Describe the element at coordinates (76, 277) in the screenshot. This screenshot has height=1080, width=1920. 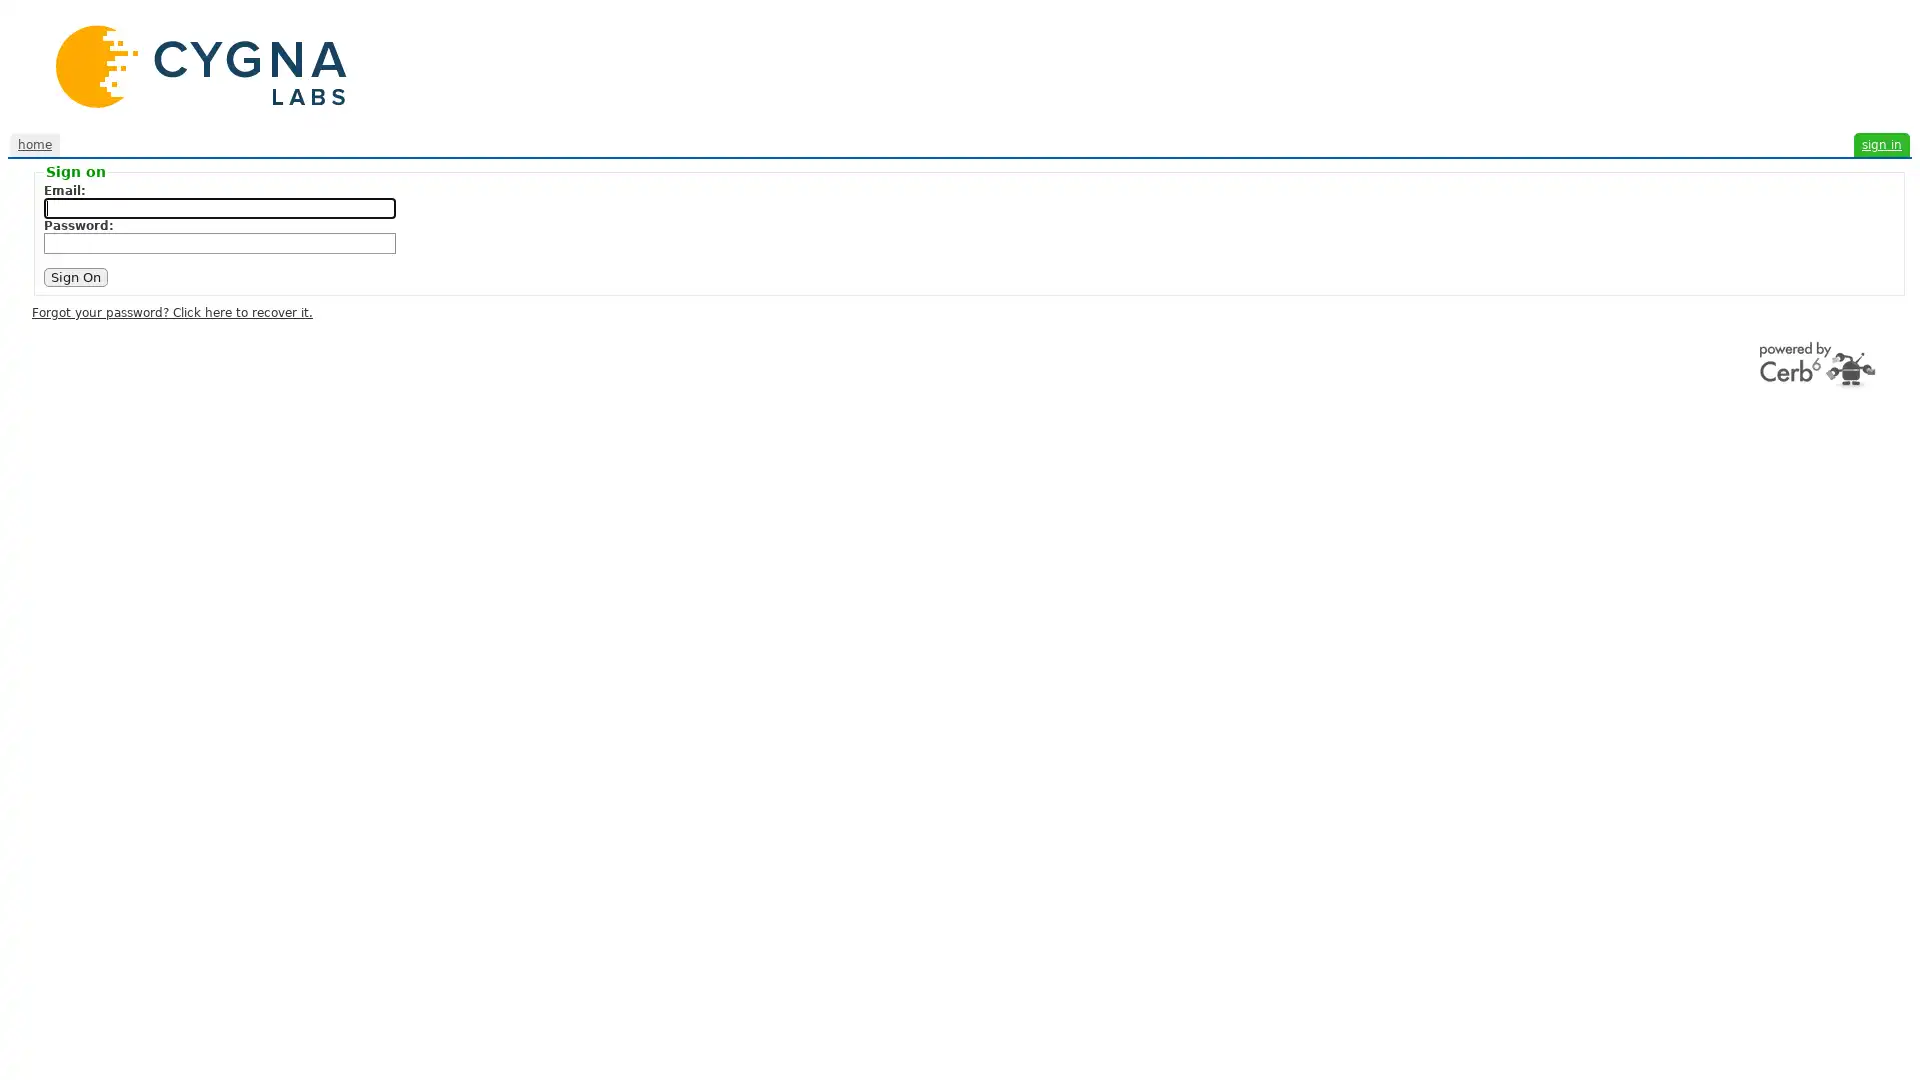
I see `Sign On` at that location.